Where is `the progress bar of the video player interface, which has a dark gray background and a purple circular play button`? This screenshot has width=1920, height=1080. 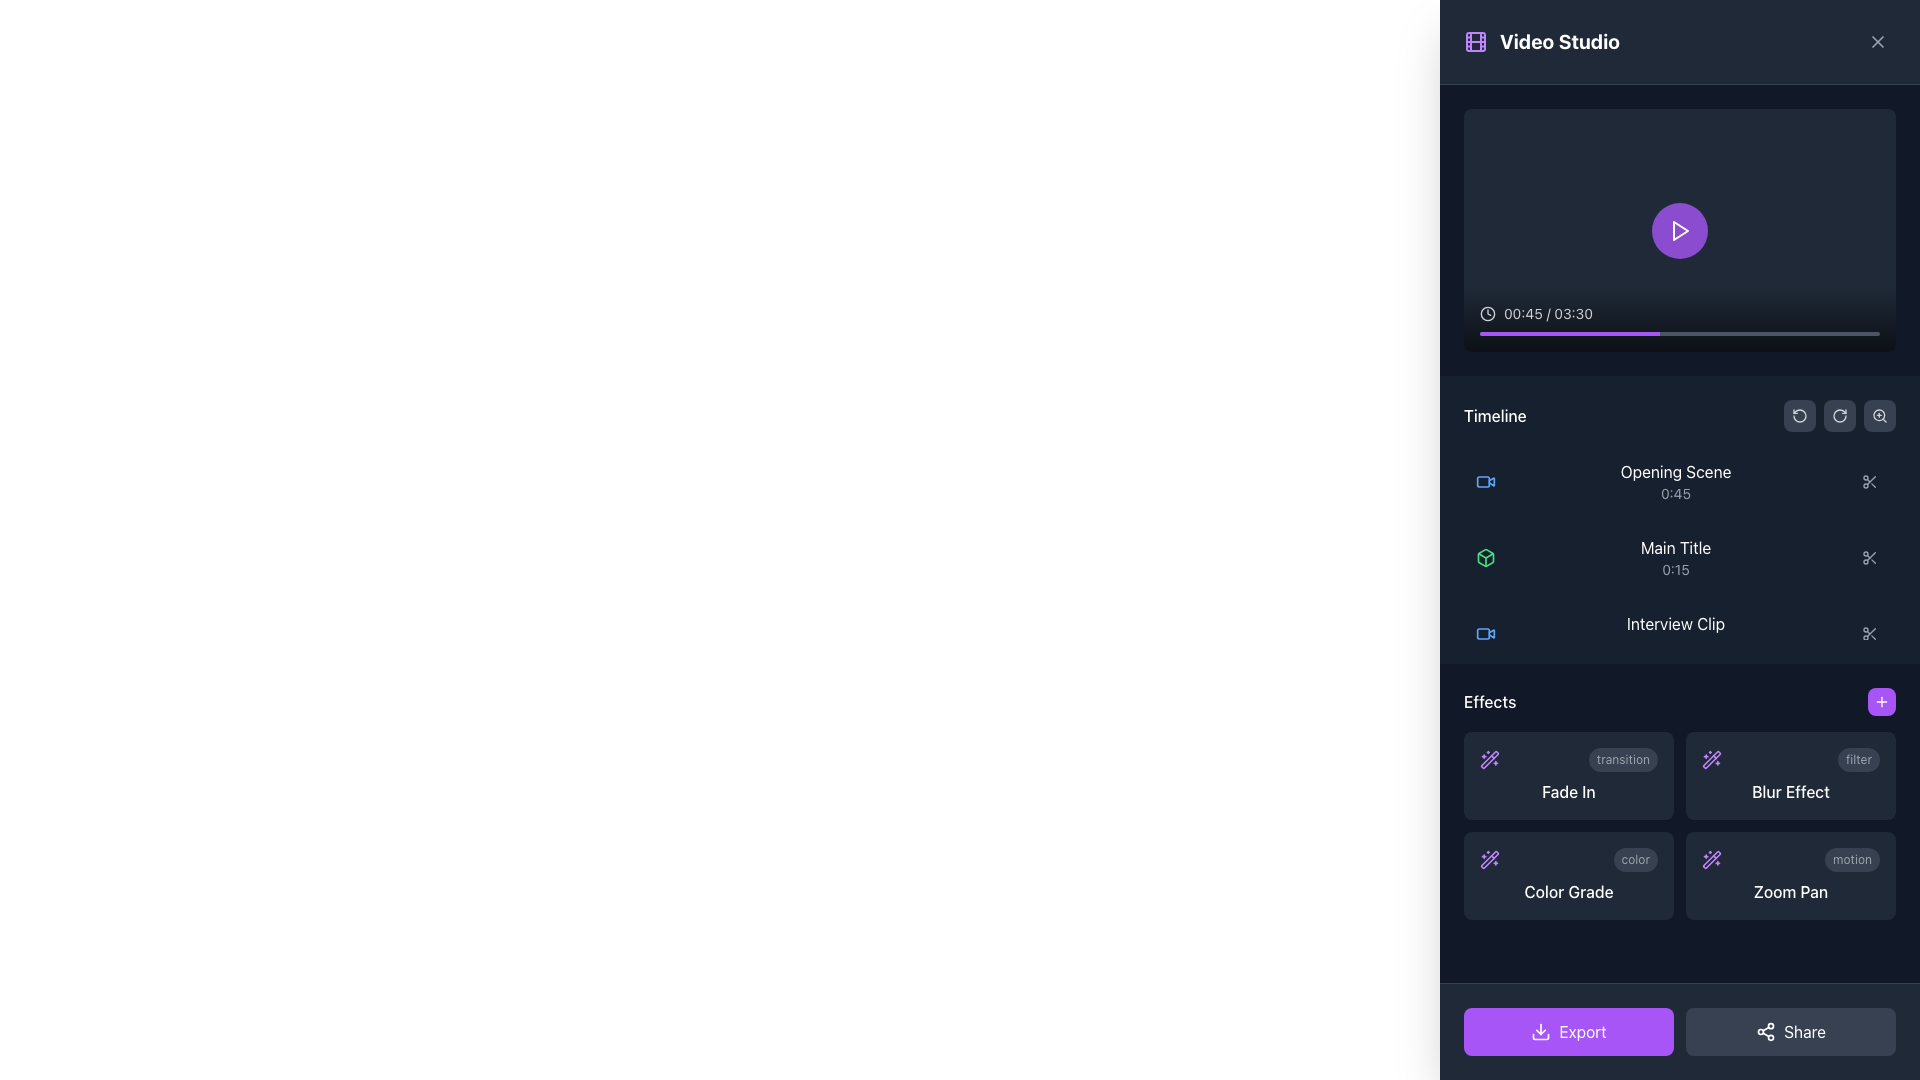
the progress bar of the video player interface, which has a dark gray background and a purple circular play button is located at coordinates (1680, 229).